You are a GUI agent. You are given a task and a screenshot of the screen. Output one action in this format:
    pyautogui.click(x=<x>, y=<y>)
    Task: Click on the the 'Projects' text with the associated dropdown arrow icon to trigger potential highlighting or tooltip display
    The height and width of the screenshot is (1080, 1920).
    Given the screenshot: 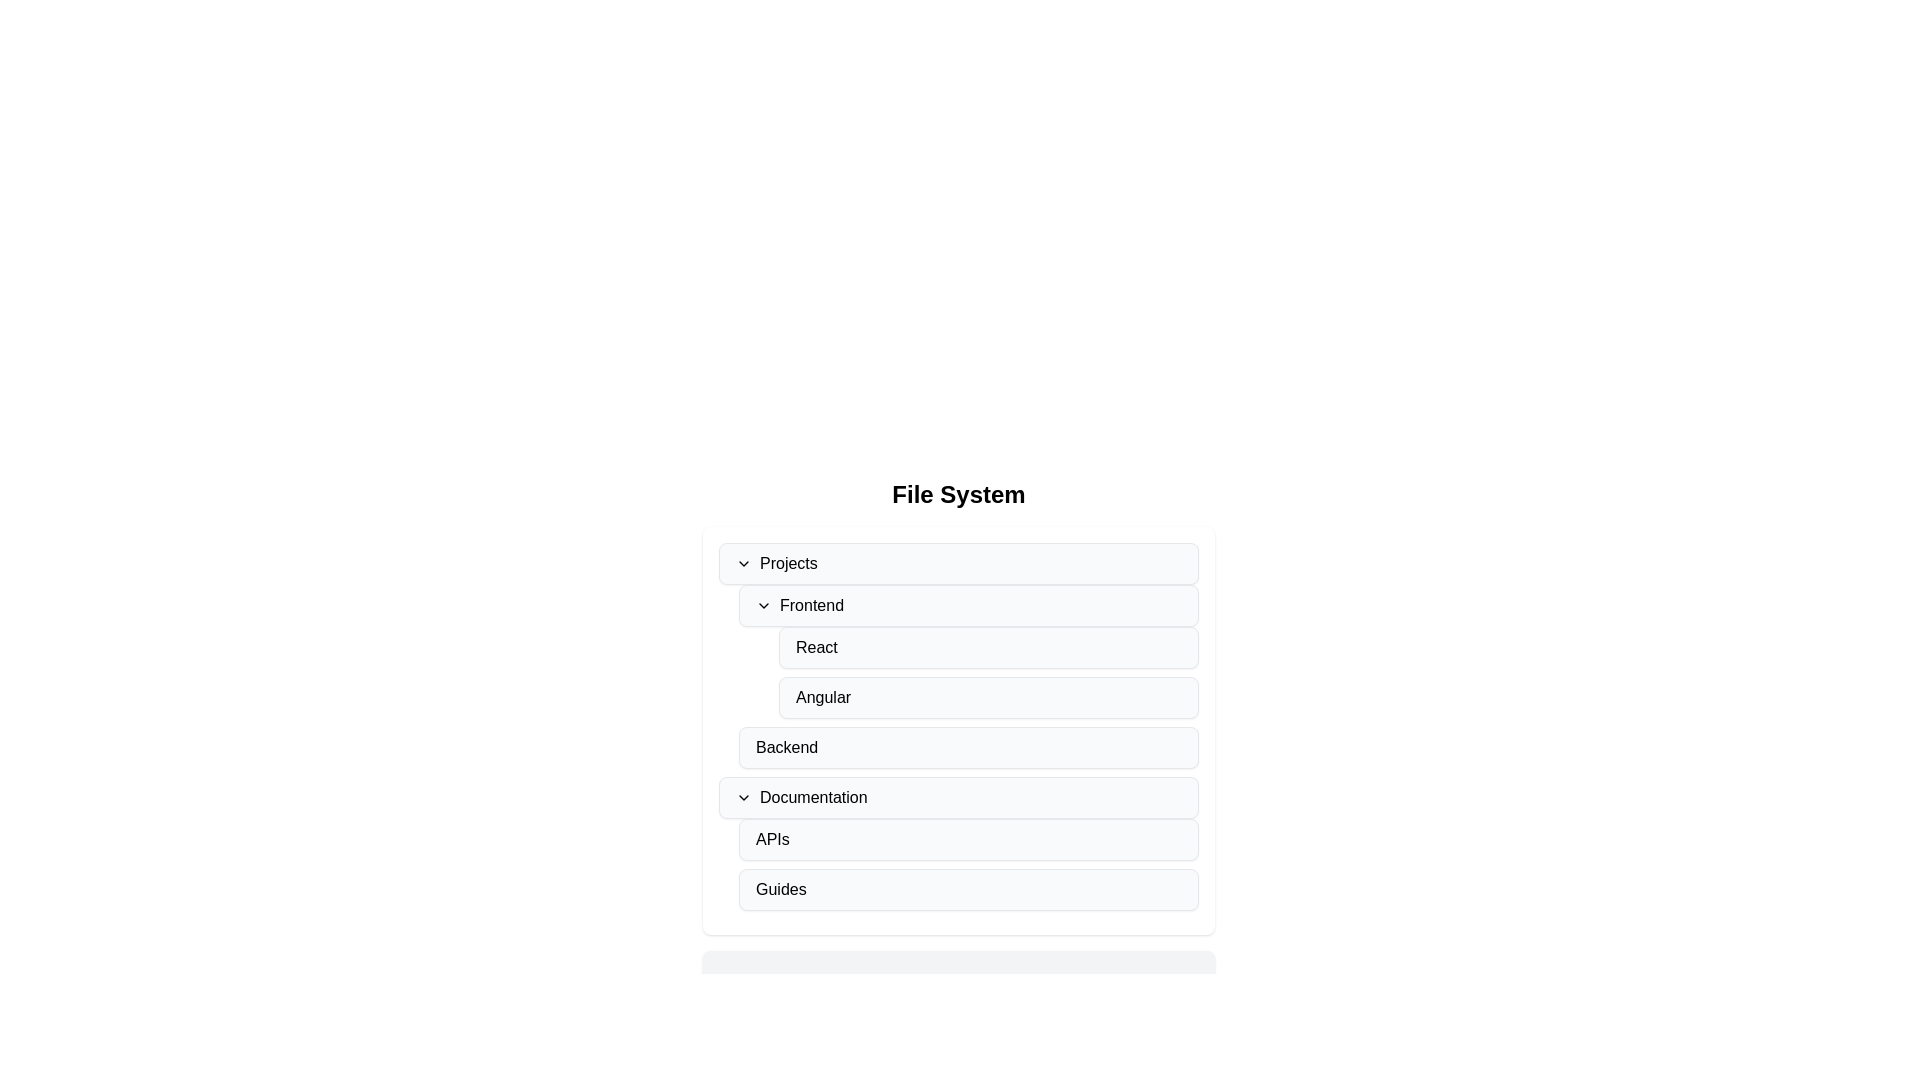 What is the action you would take?
    pyautogui.click(x=775, y=563)
    